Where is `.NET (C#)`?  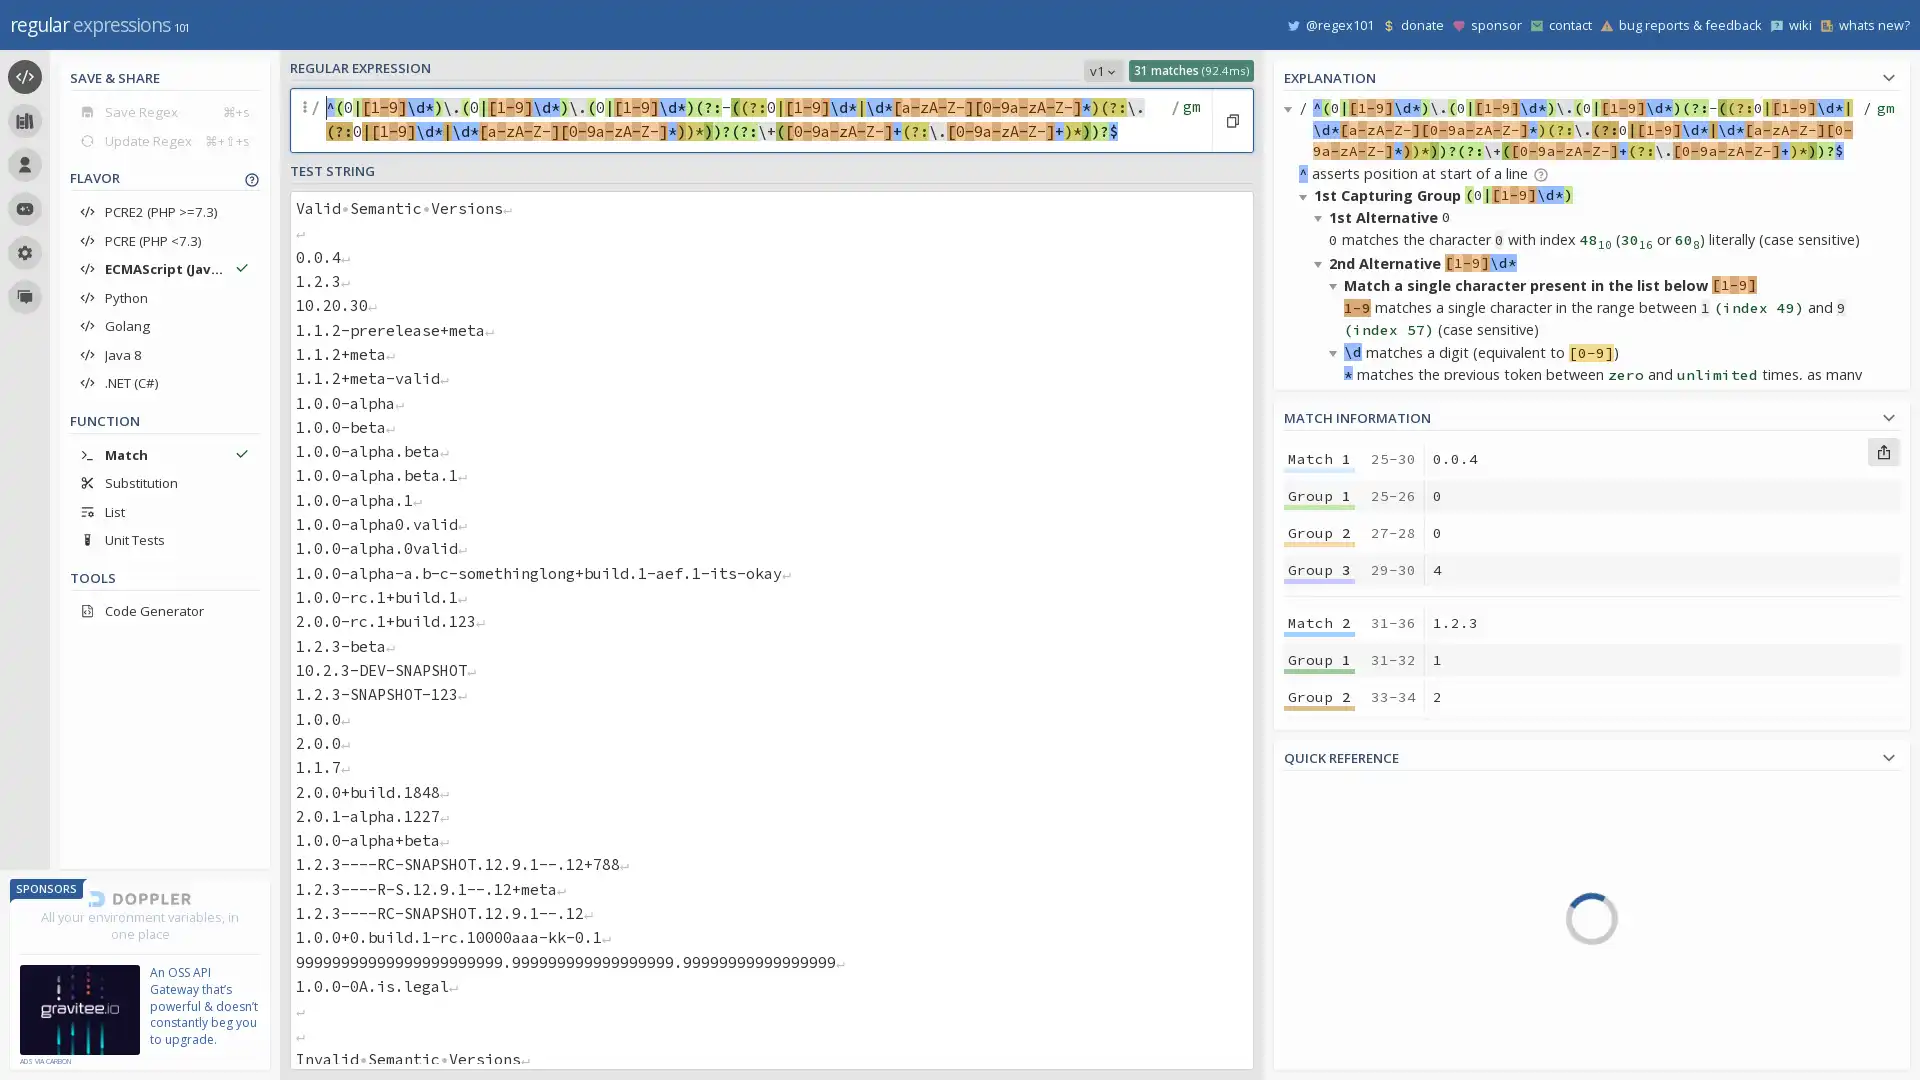 .NET (C#) is located at coordinates (164, 382).